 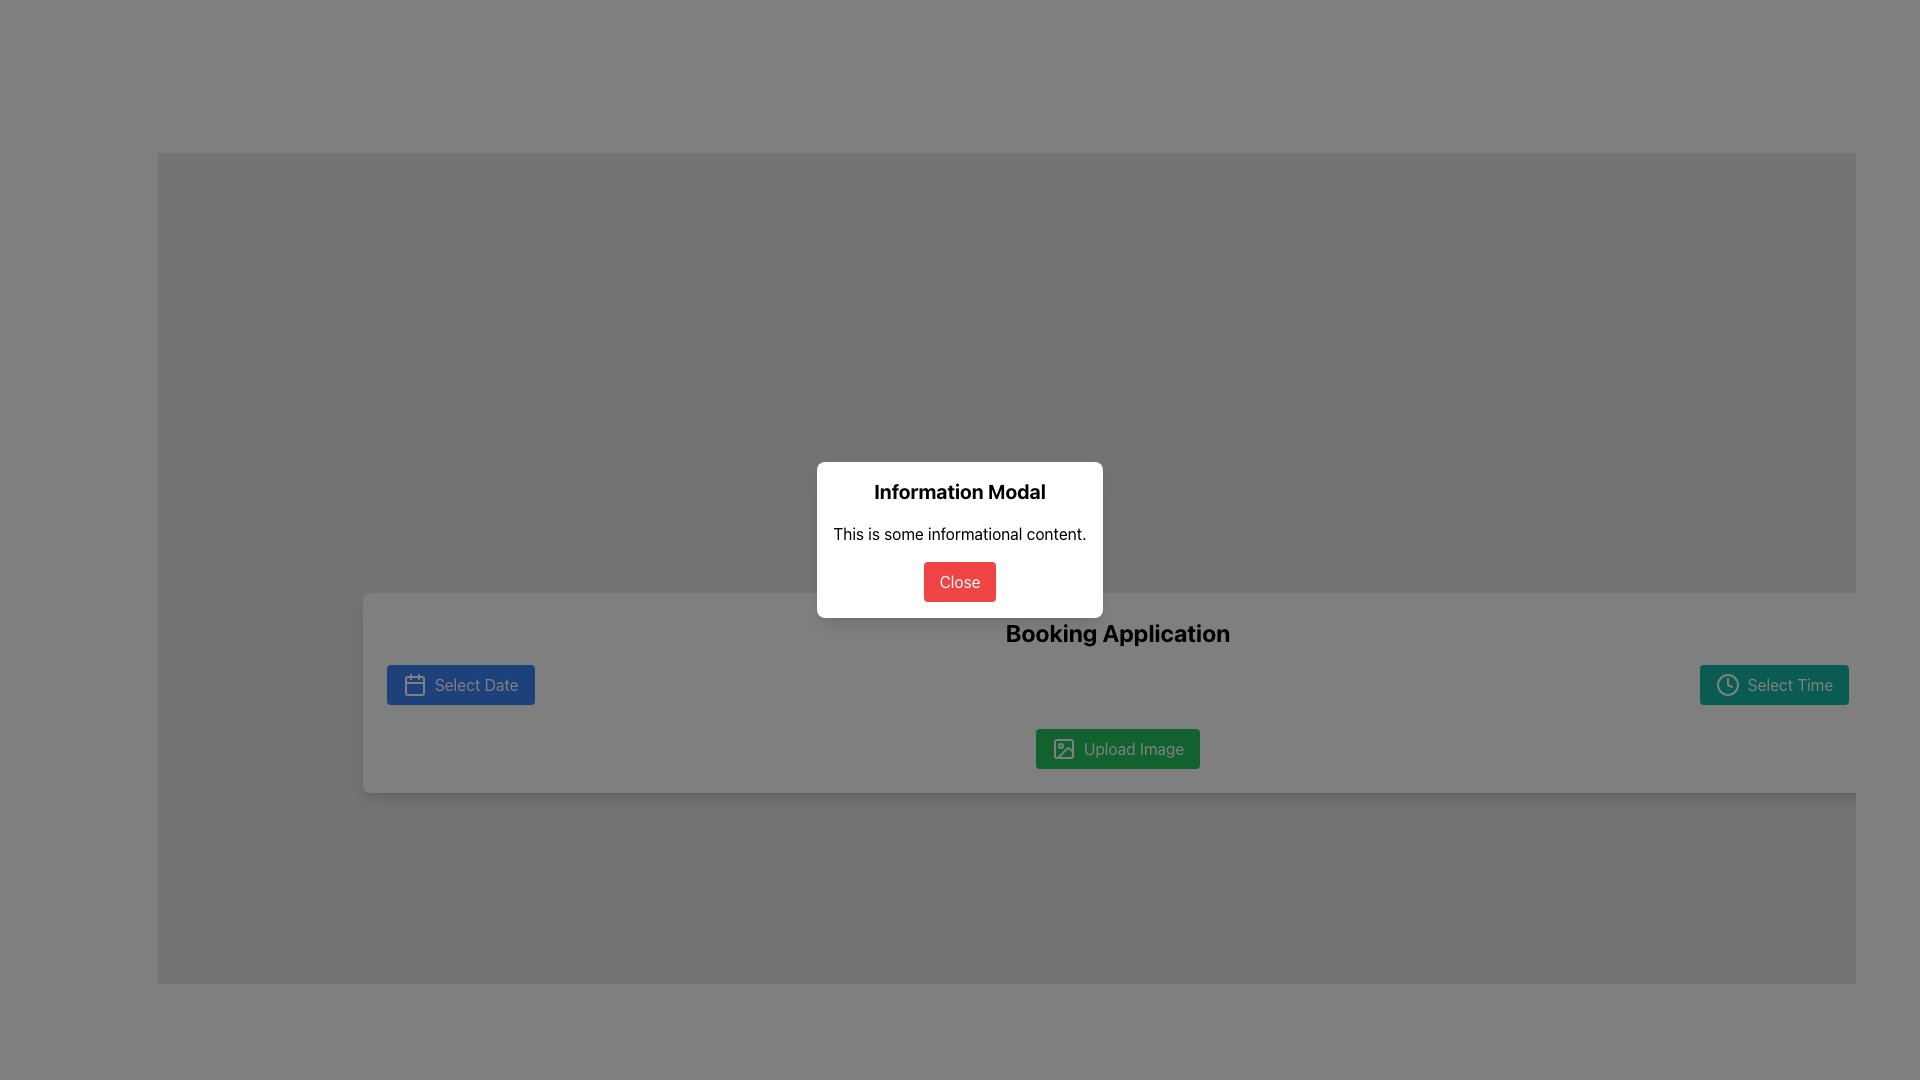 What do you see at coordinates (1062, 748) in the screenshot?
I see `the top-left rounded green rectangle within the 'Upload Image' section of the interface` at bounding box center [1062, 748].